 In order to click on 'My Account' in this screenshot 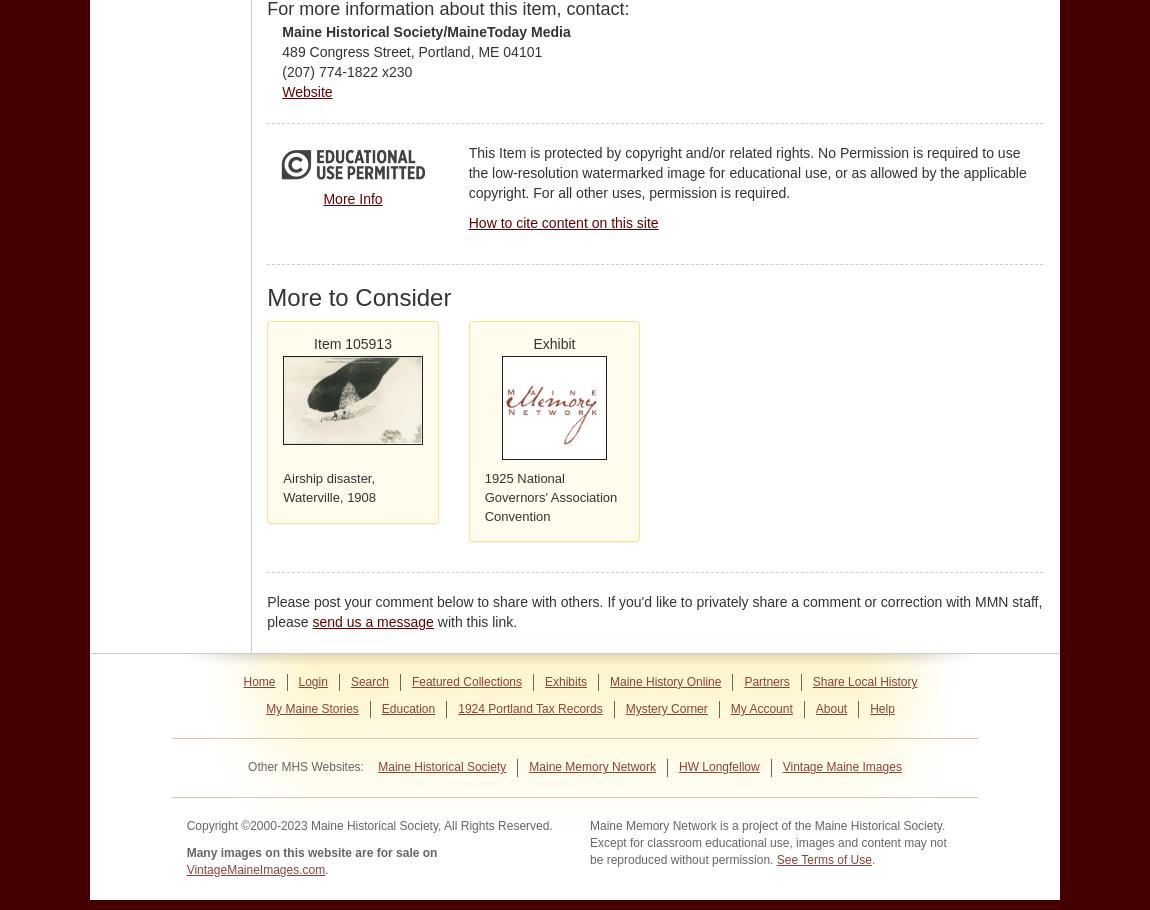, I will do `click(759, 708)`.